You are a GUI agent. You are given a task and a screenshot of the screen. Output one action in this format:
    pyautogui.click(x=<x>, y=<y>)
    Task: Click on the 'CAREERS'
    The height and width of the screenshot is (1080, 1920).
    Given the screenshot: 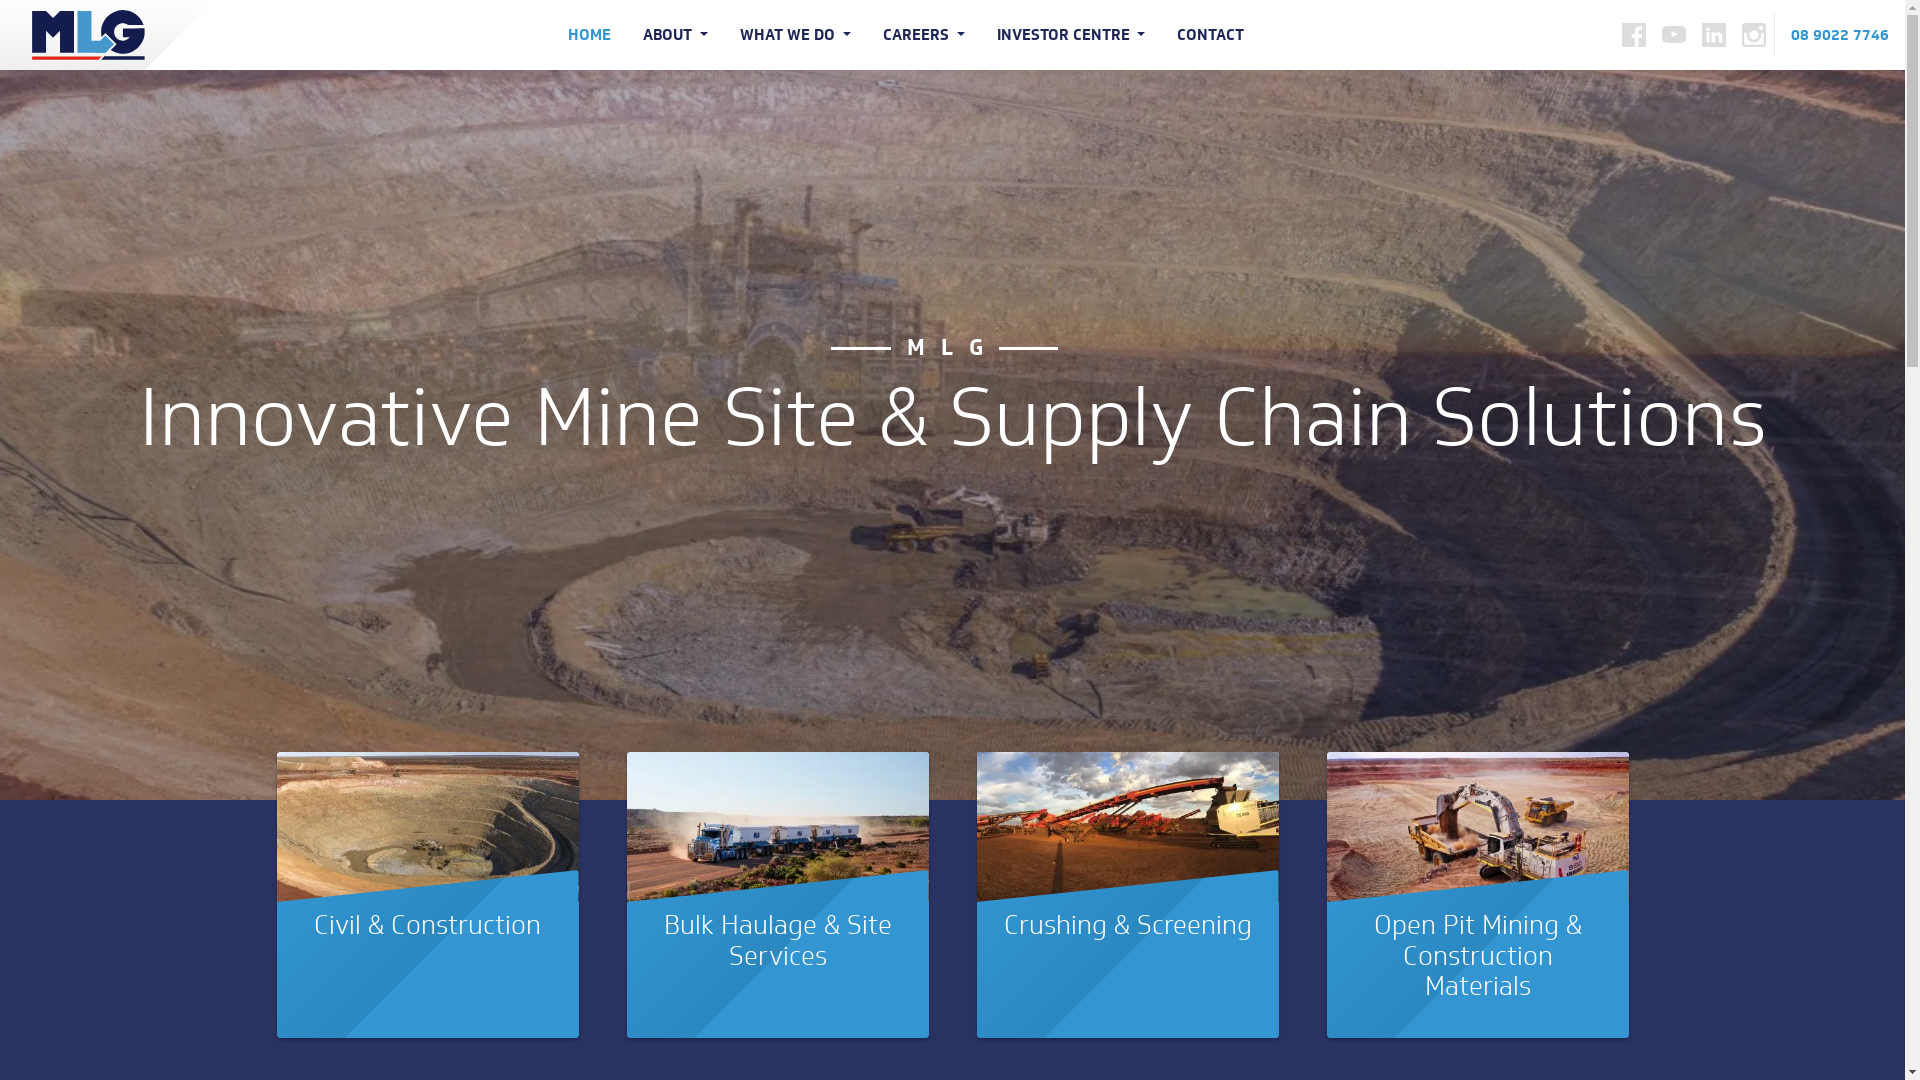 What is the action you would take?
    pyautogui.click(x=923, y=35)
    